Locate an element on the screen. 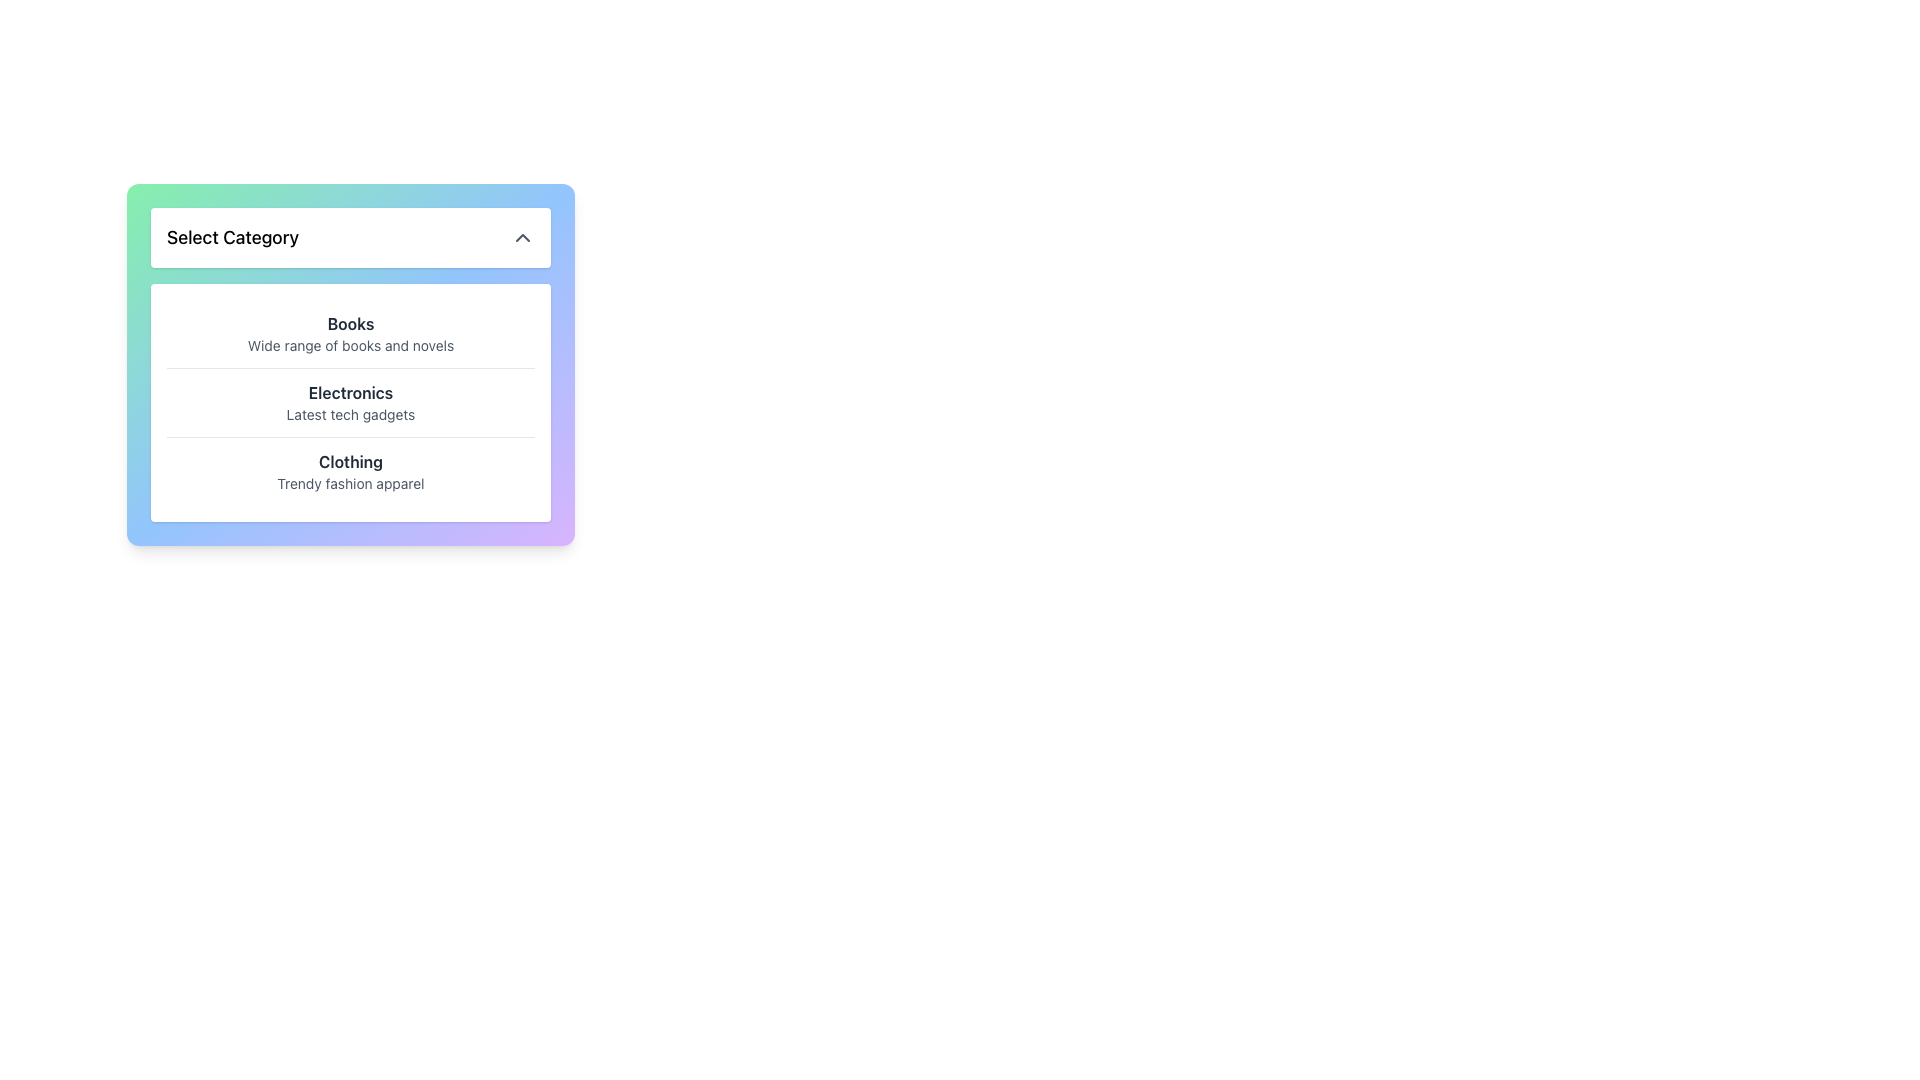 The image size is (1920, 1080). the text element labeled 'Latest tech gadgets', which is styled in a small gray font and positioned underneath 'Electronics' in a dropdown menu is located at coordinates (350, 414).